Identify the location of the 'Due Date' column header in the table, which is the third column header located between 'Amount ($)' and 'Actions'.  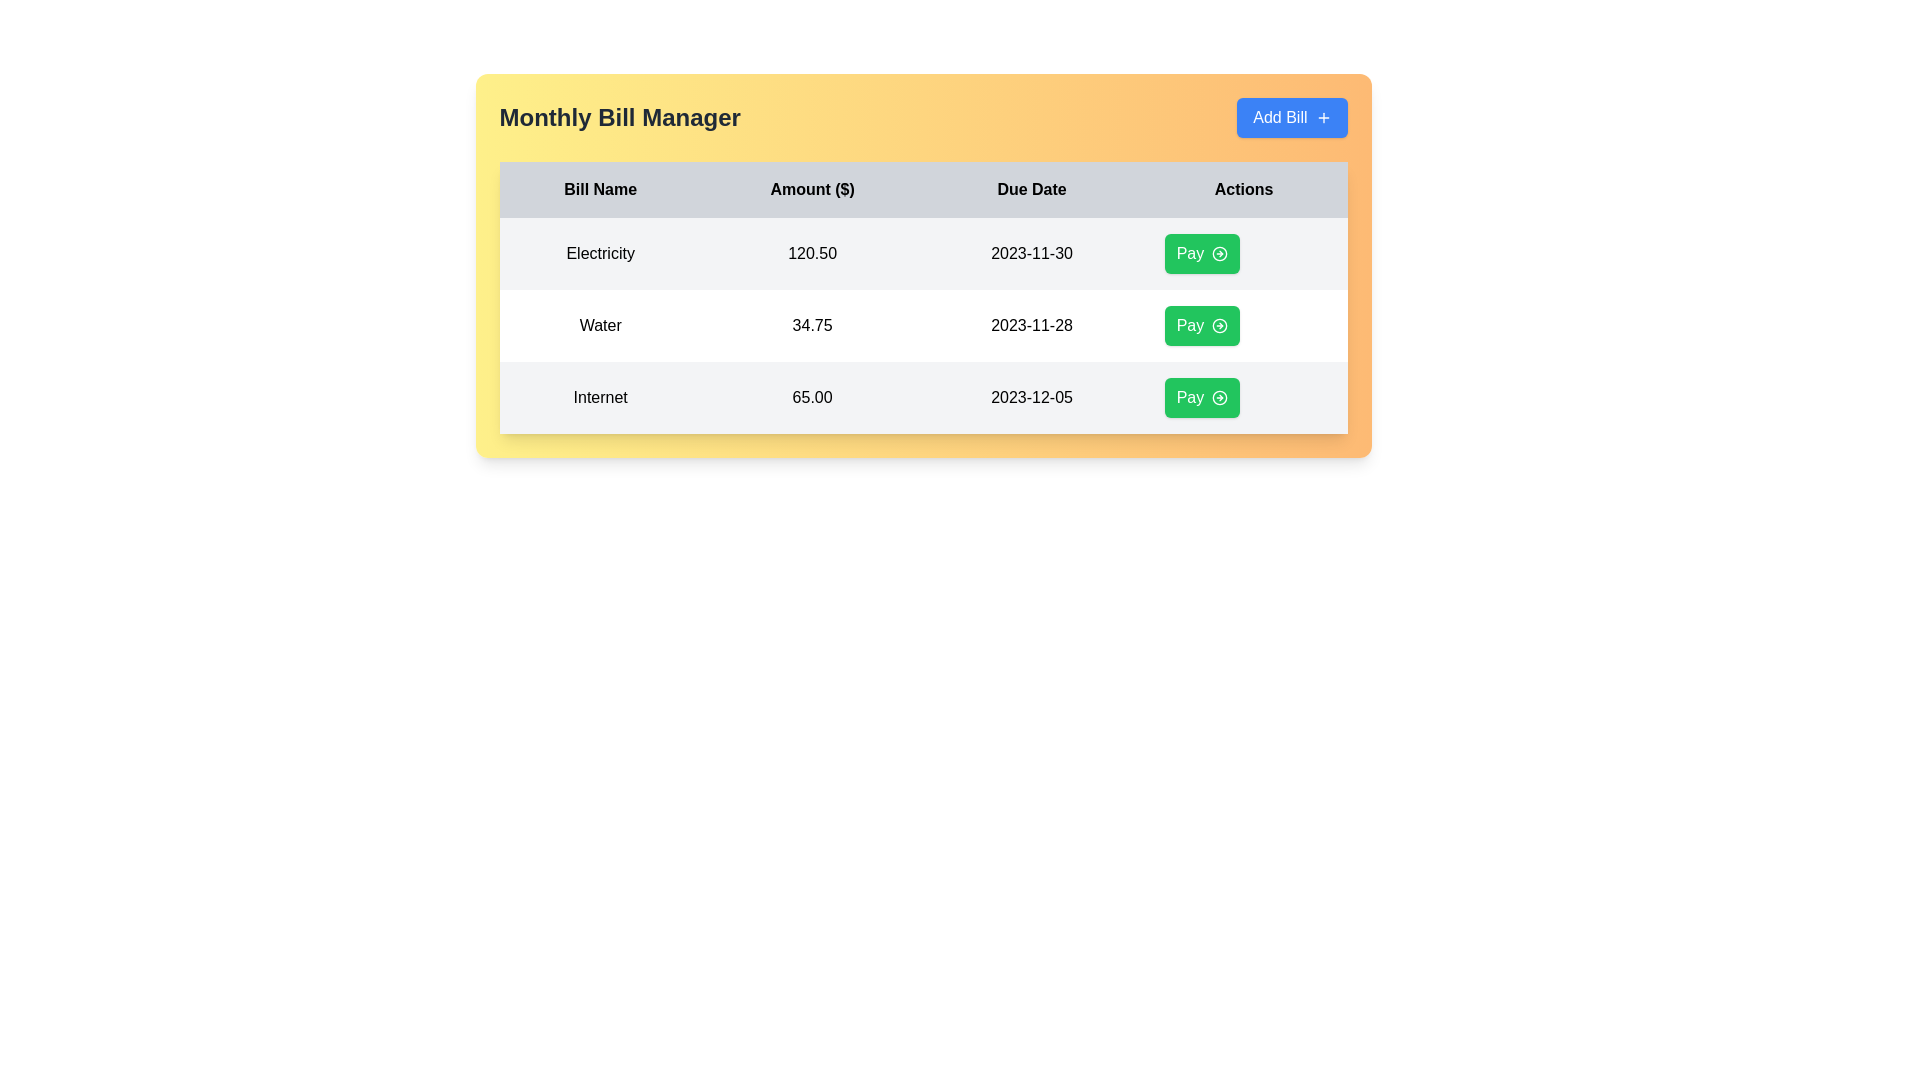
(1032, 189).